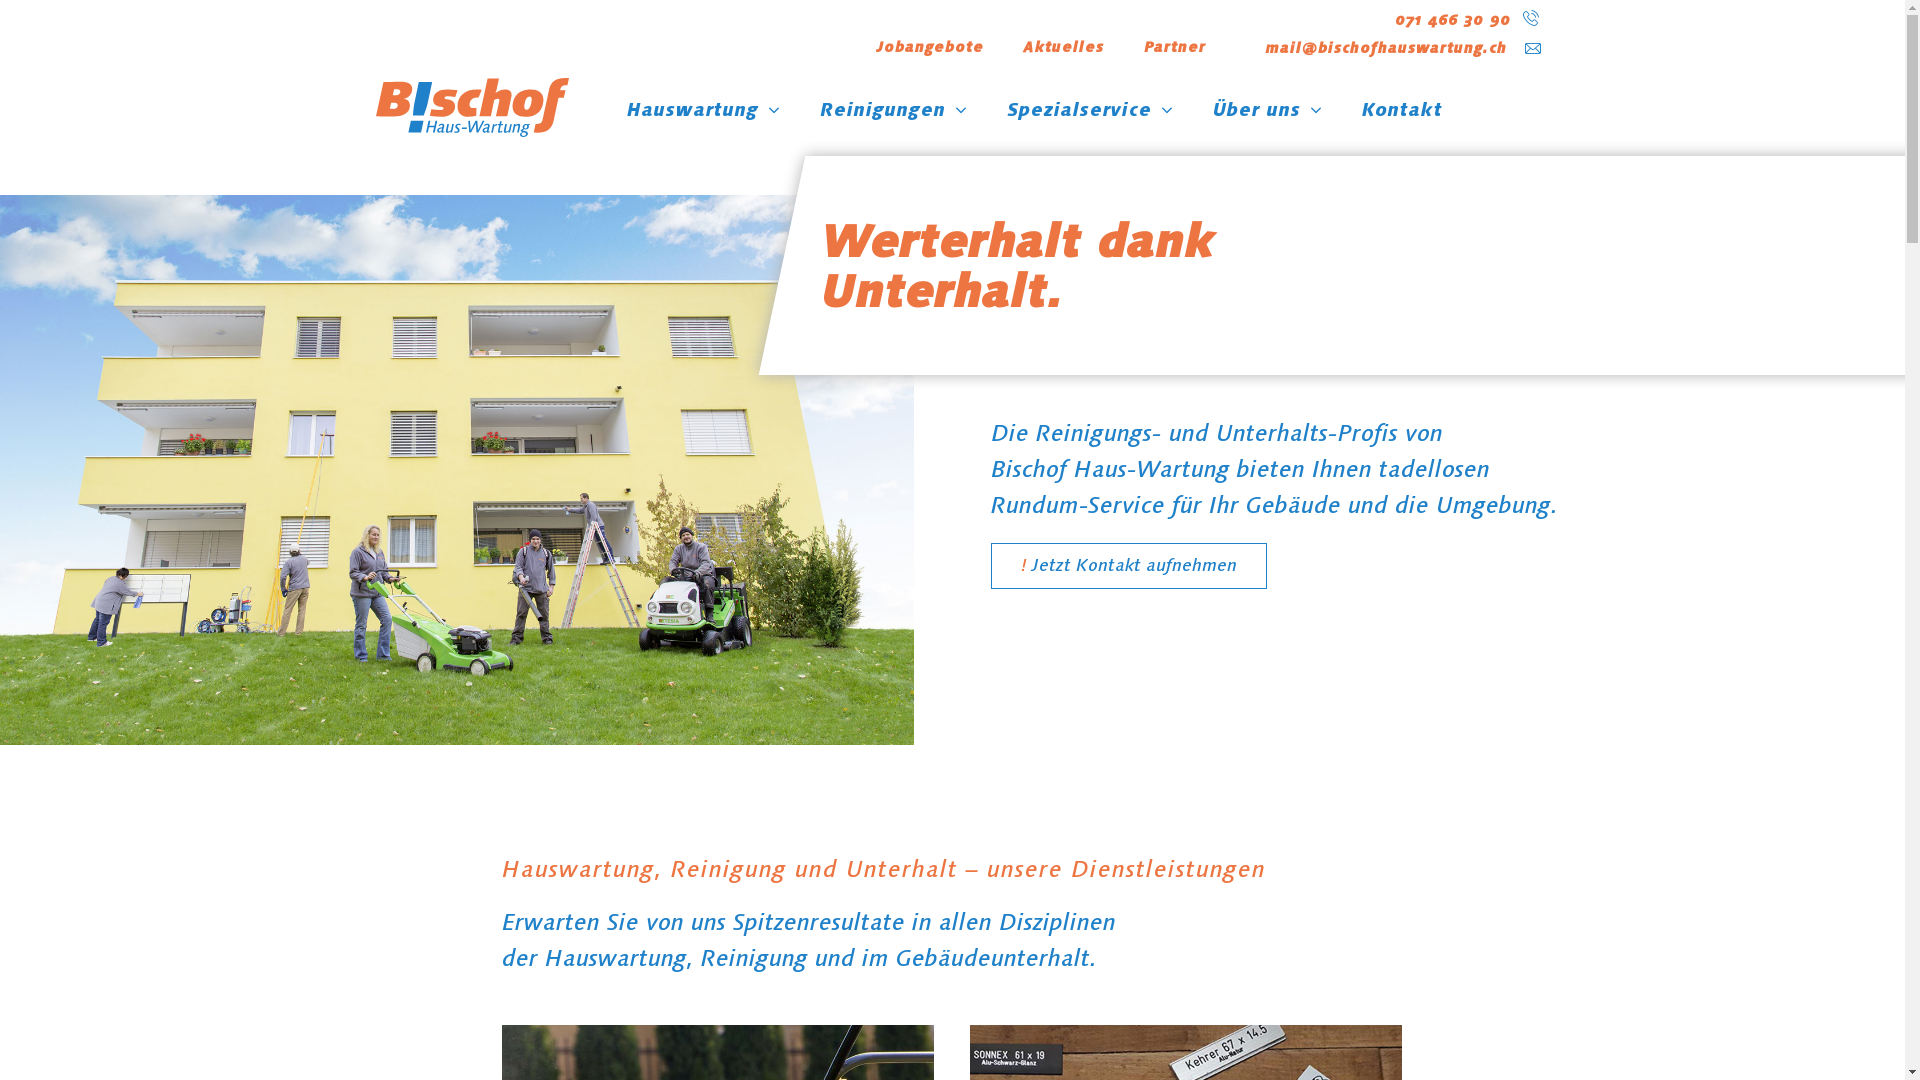  Describe the element at coordinates (1143, 47) in the screenshot. I see `'Partner'` at that location.